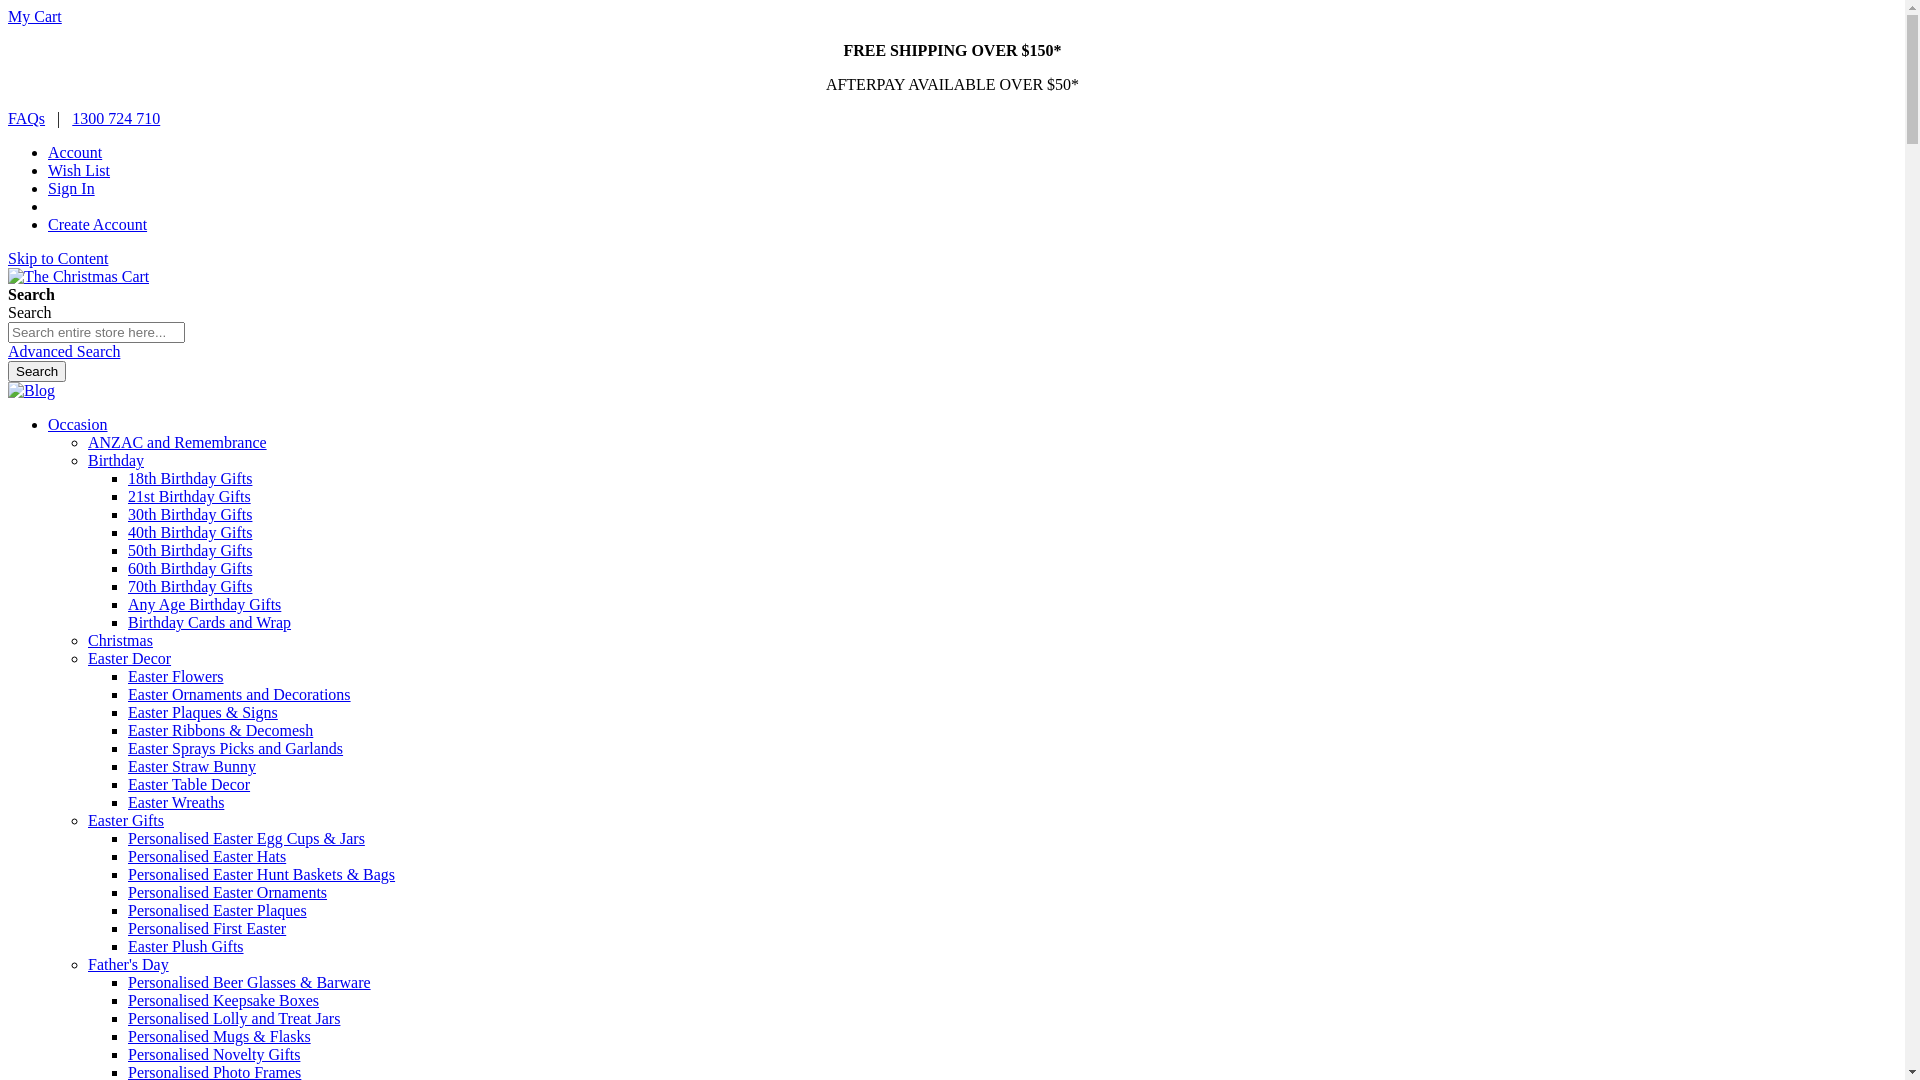 This screenshot has width=1920, height=1080. Describe the element at coordinates (190, 531) in the screenshot. I see `'40th Birthday Gifts'` at that location.